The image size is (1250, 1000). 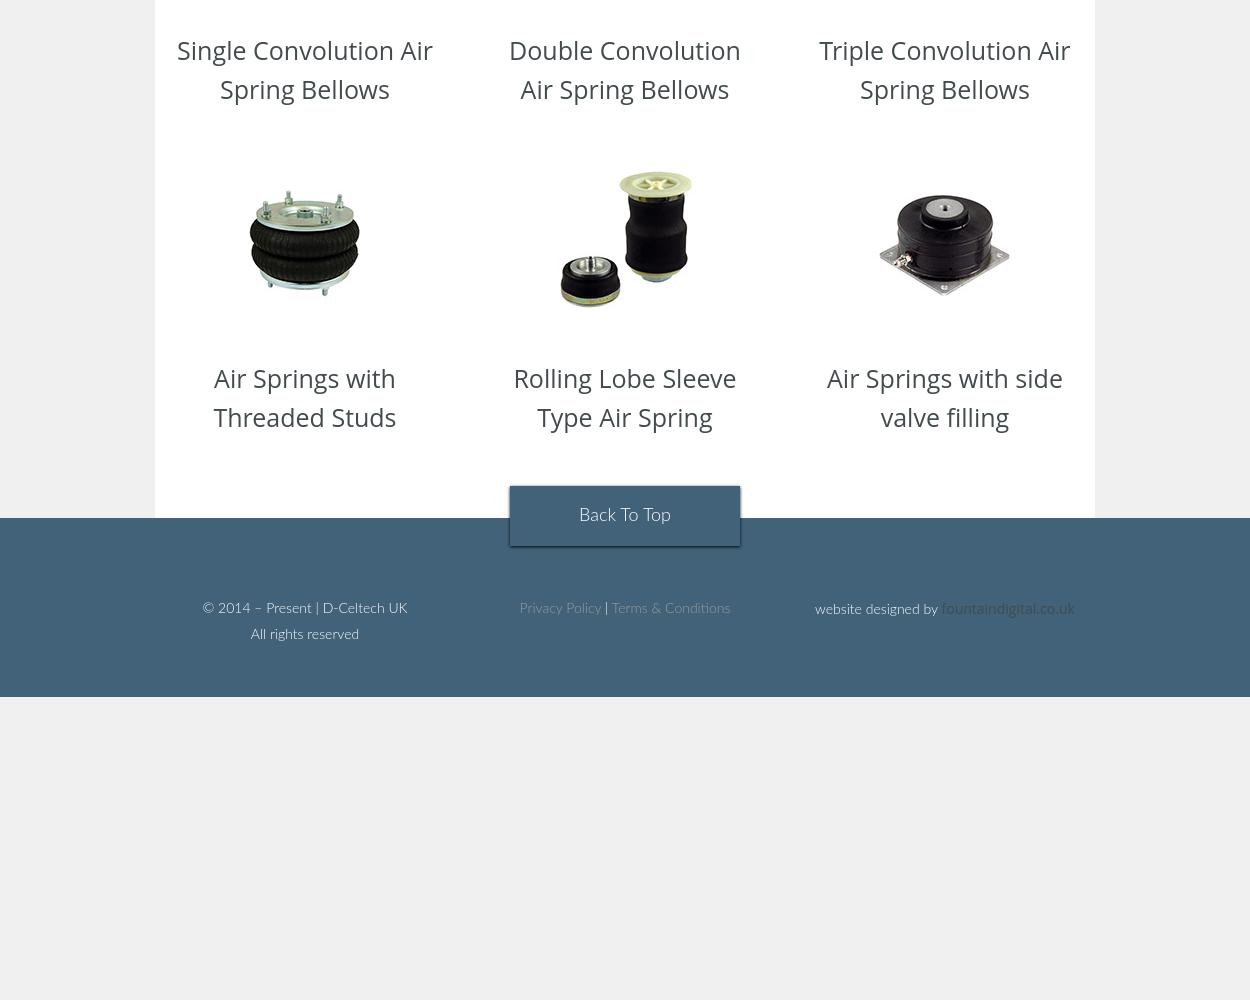 What do you see at coordinates (304, 608) in the screenshot?
I see `'© 2014 – Present | D-Celtech UK'` at bounding box center [304, 608].